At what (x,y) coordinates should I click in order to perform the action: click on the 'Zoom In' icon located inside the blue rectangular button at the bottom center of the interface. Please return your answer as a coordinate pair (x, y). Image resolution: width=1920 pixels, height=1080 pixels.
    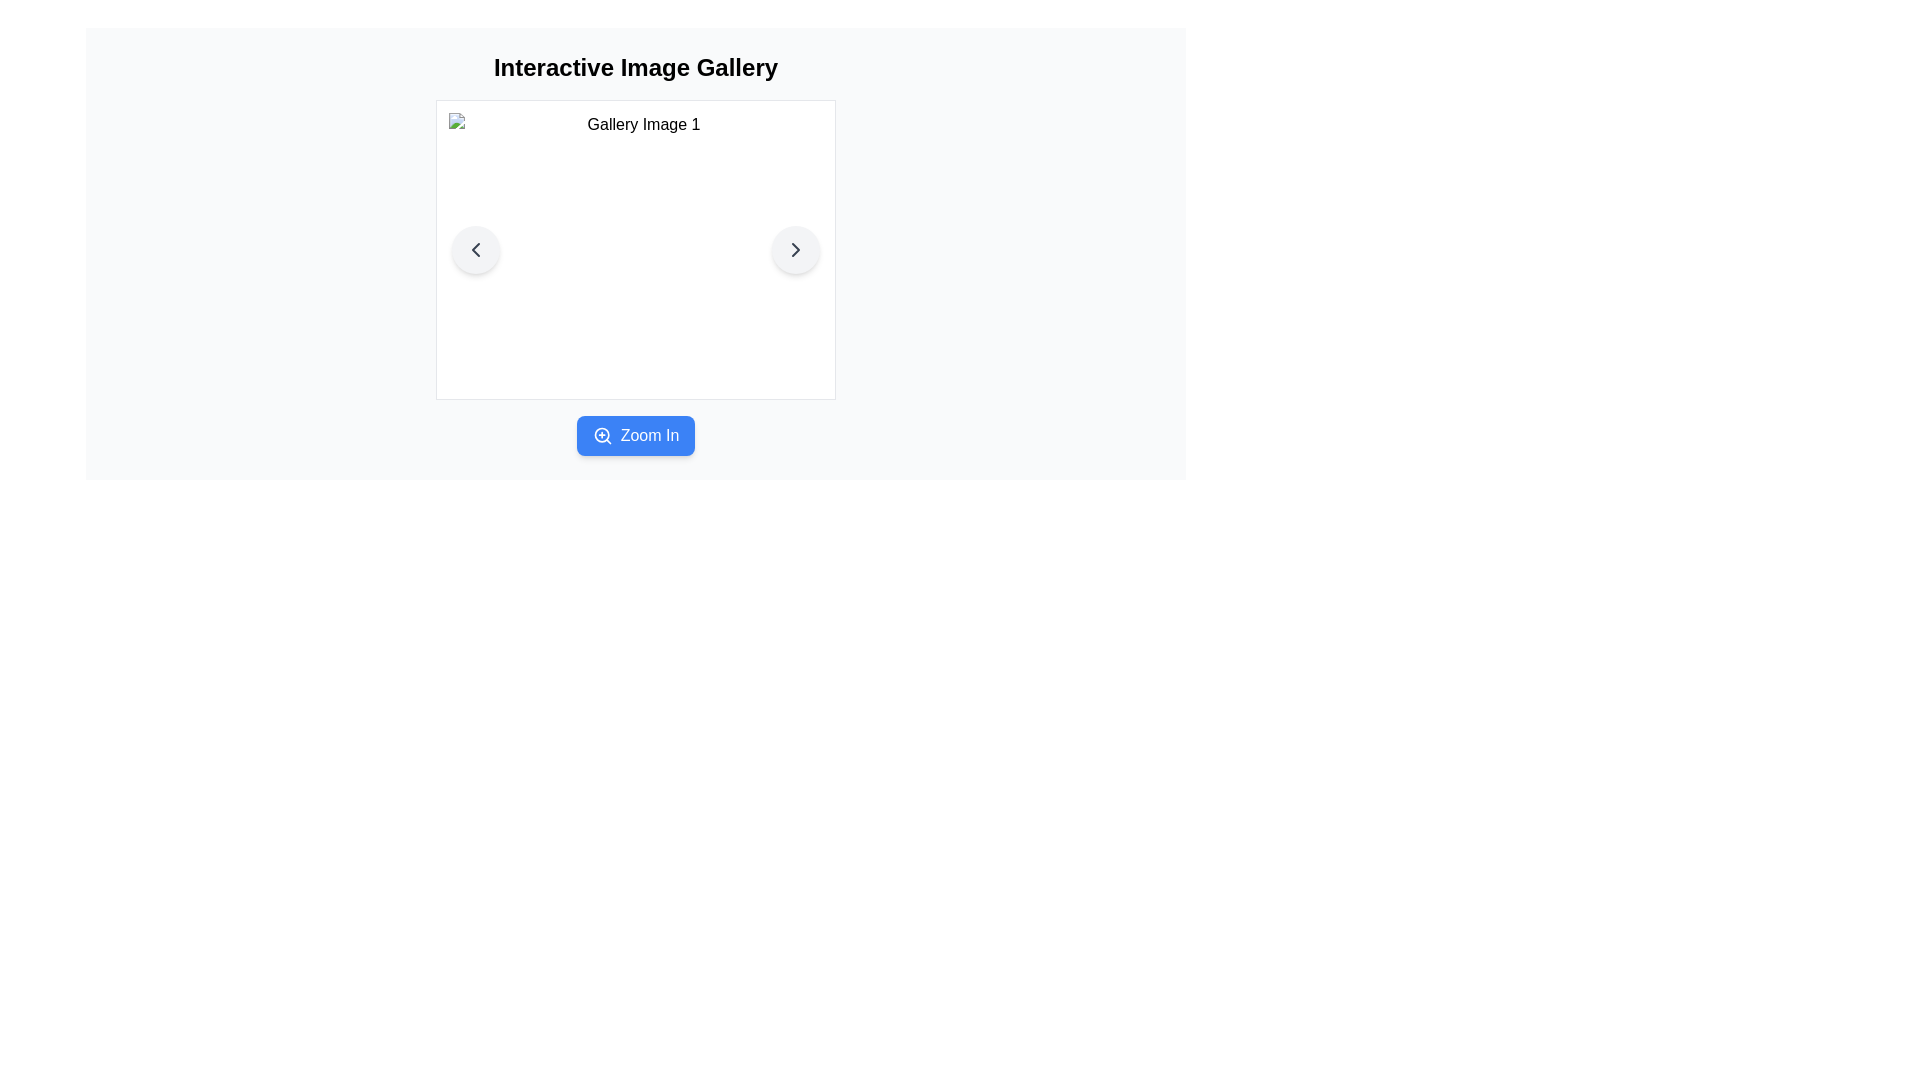
    Looking at the image, I should click on (601, 434).